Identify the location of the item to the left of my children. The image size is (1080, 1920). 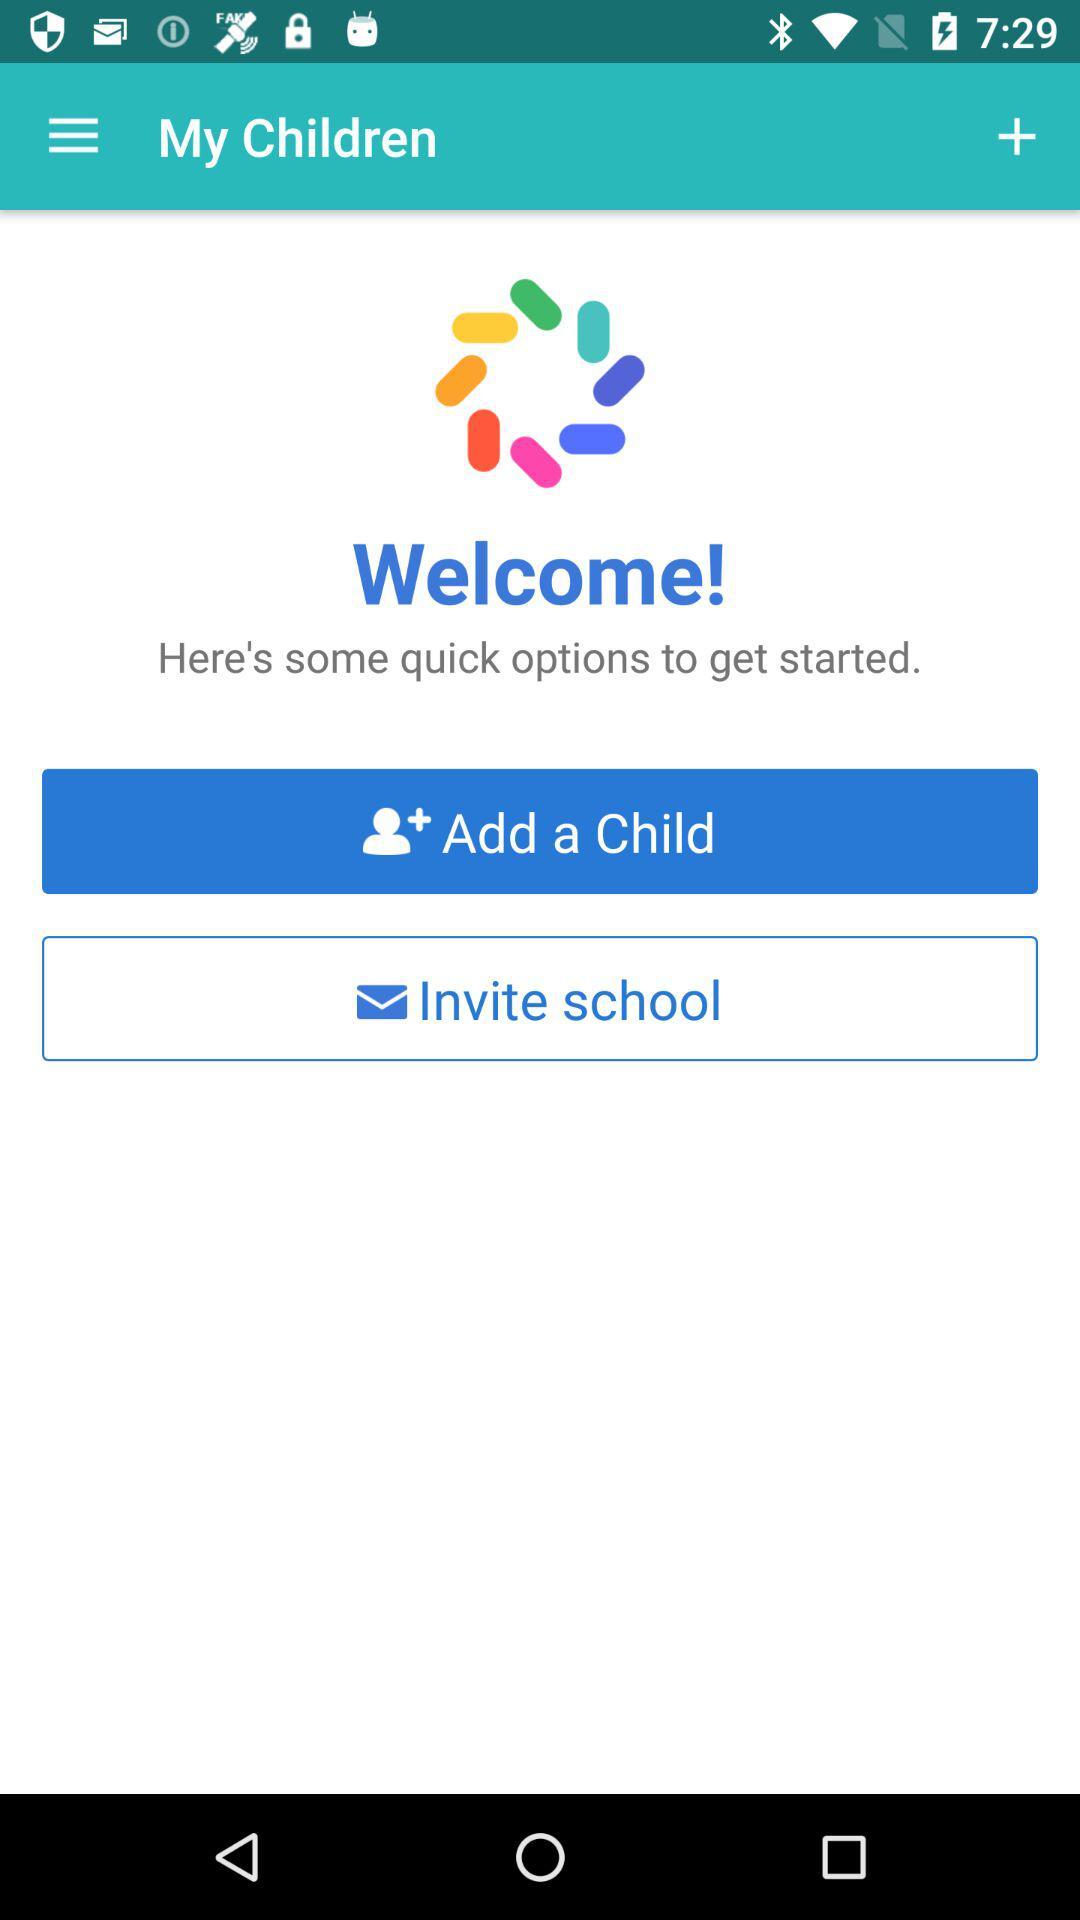
(72, 135).